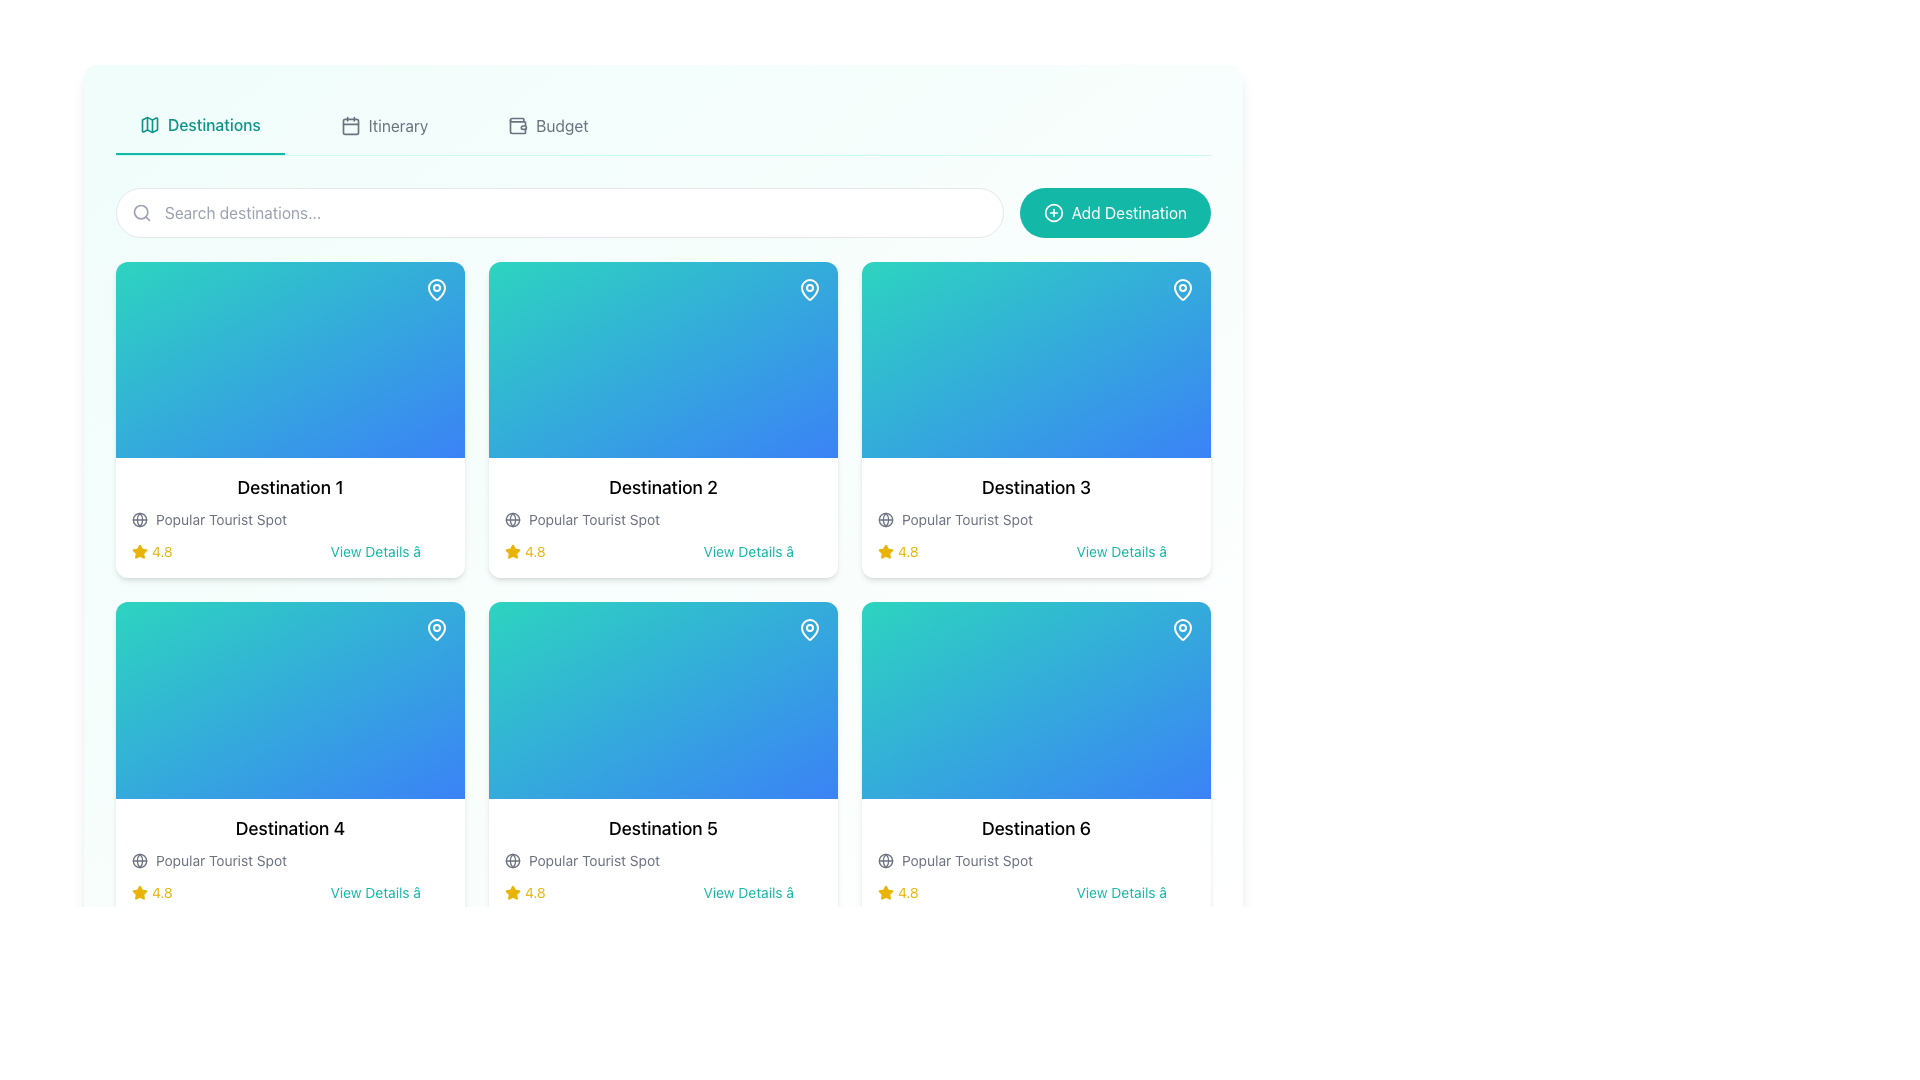 The width and height of the screenshot is (1920, 1080). What do you see at coordinates (663, 488) in the screenshot?
I see `the static text label that provides the name or title of the destination in the second card of the Destinations section, located between 'Destination 1' and 'Destination 3'` at bounding box center [663, 488].